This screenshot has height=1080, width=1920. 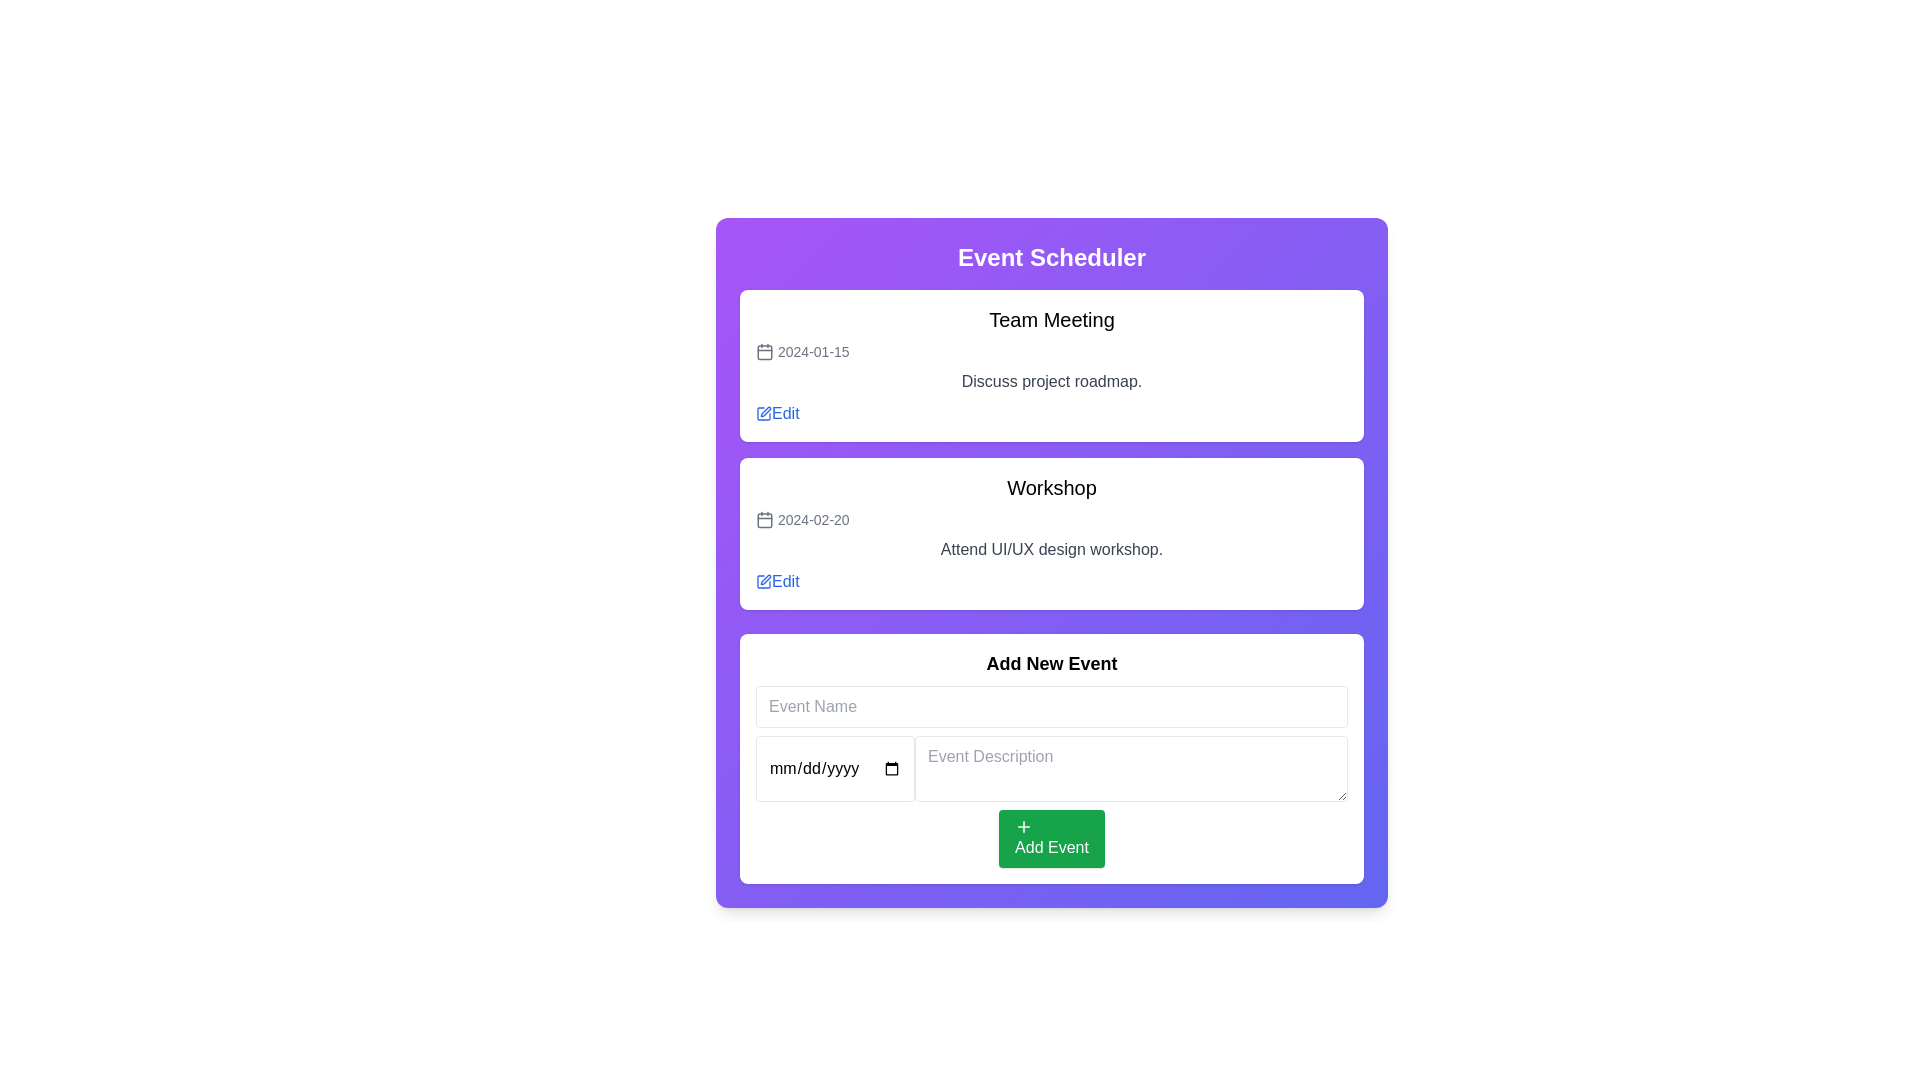 What do you see at coordinates (1050, 381) in the screenshot?
I see `the text element that provides information about the team meeting agenda, located in the second row of the 'Team Meeting' section, below the date and above the 'Edit' link` at bounding box center [1050, 381].